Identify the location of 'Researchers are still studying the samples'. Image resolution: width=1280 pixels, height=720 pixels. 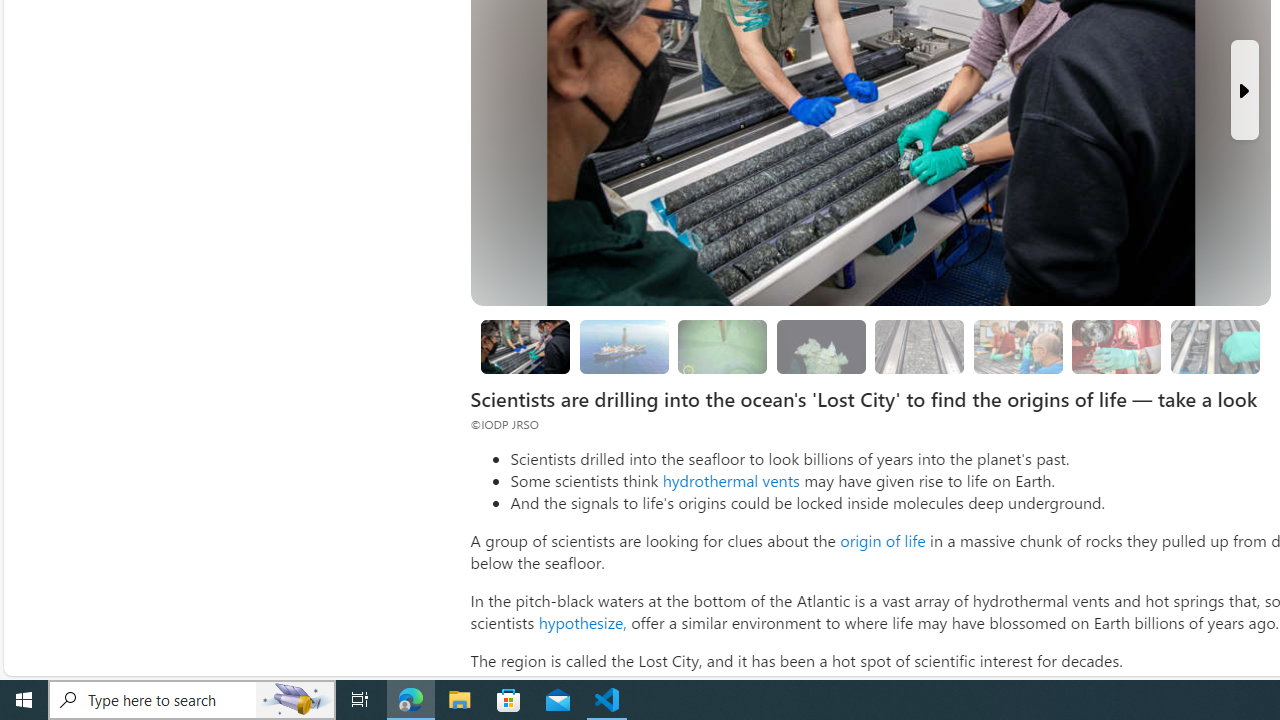
(1214, 346).